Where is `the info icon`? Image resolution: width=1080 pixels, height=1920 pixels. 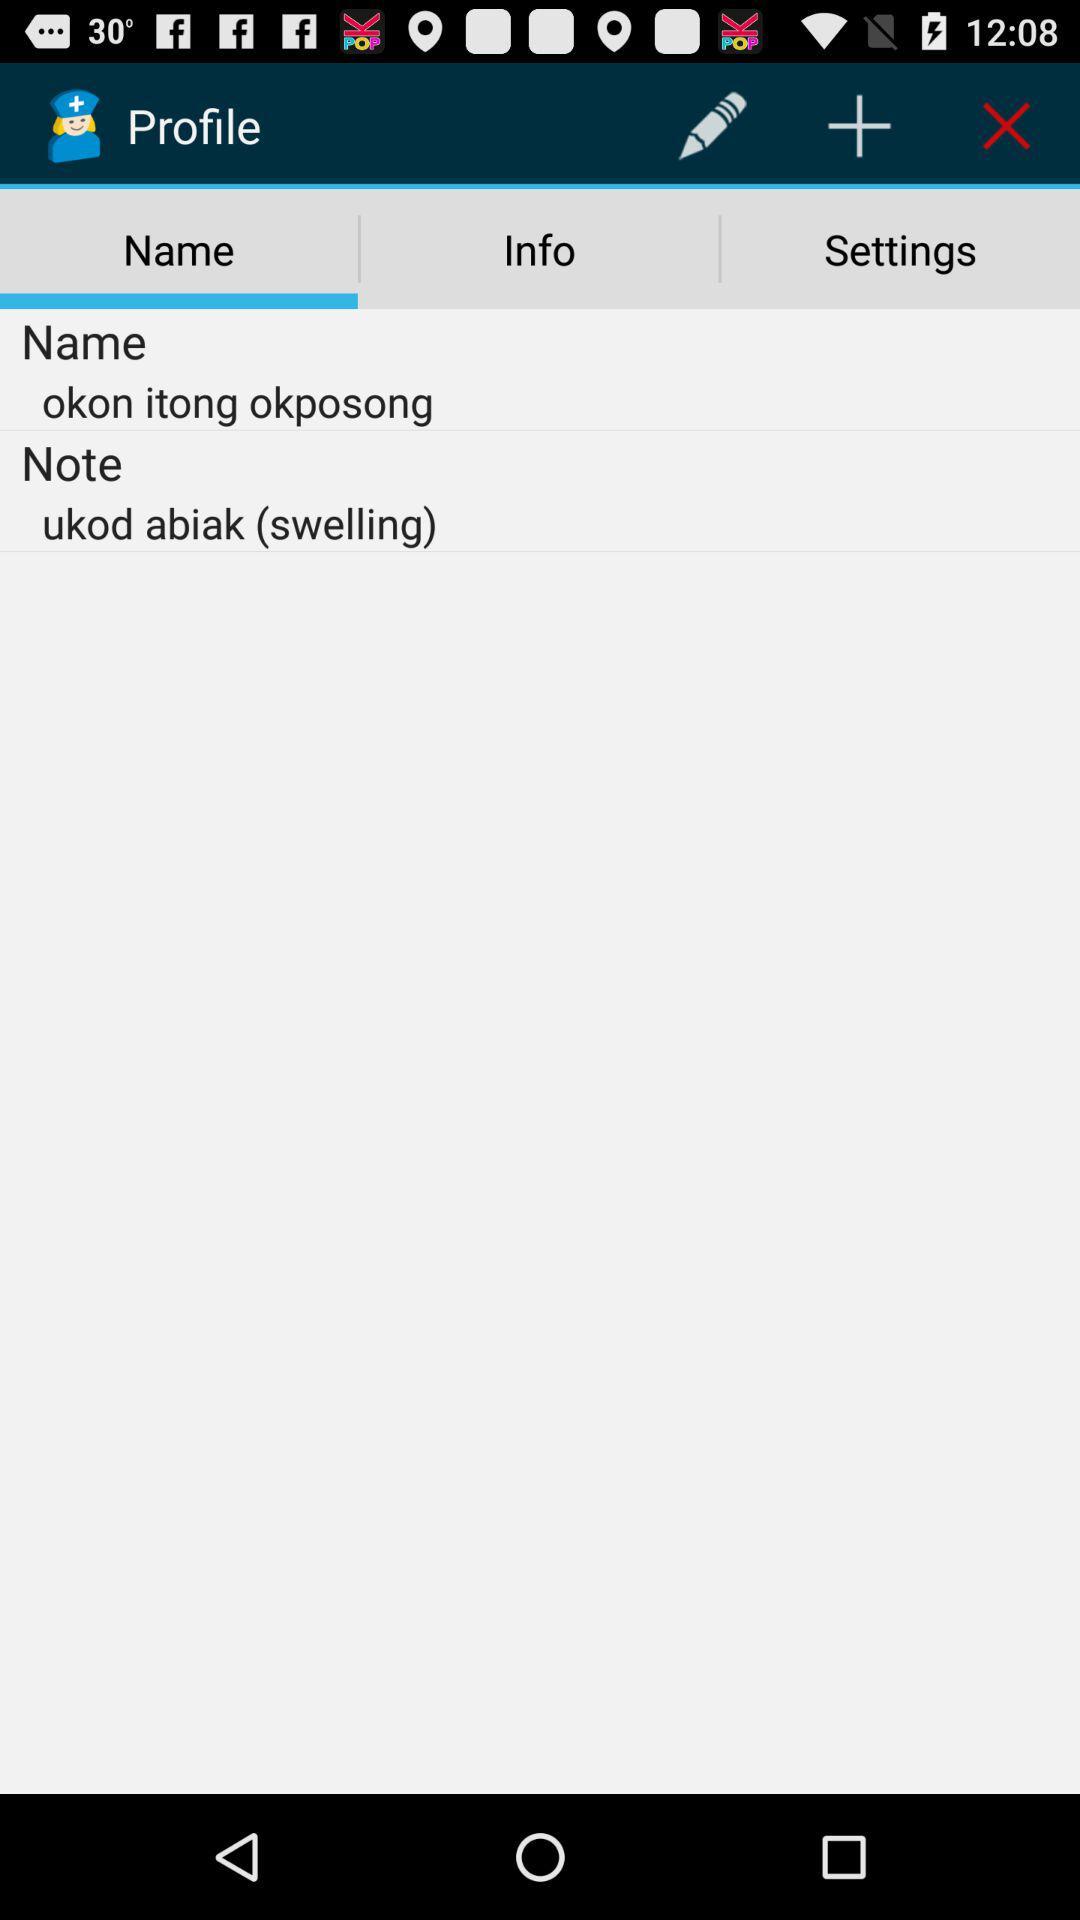 the info icon is located at coordinates (538, 248).